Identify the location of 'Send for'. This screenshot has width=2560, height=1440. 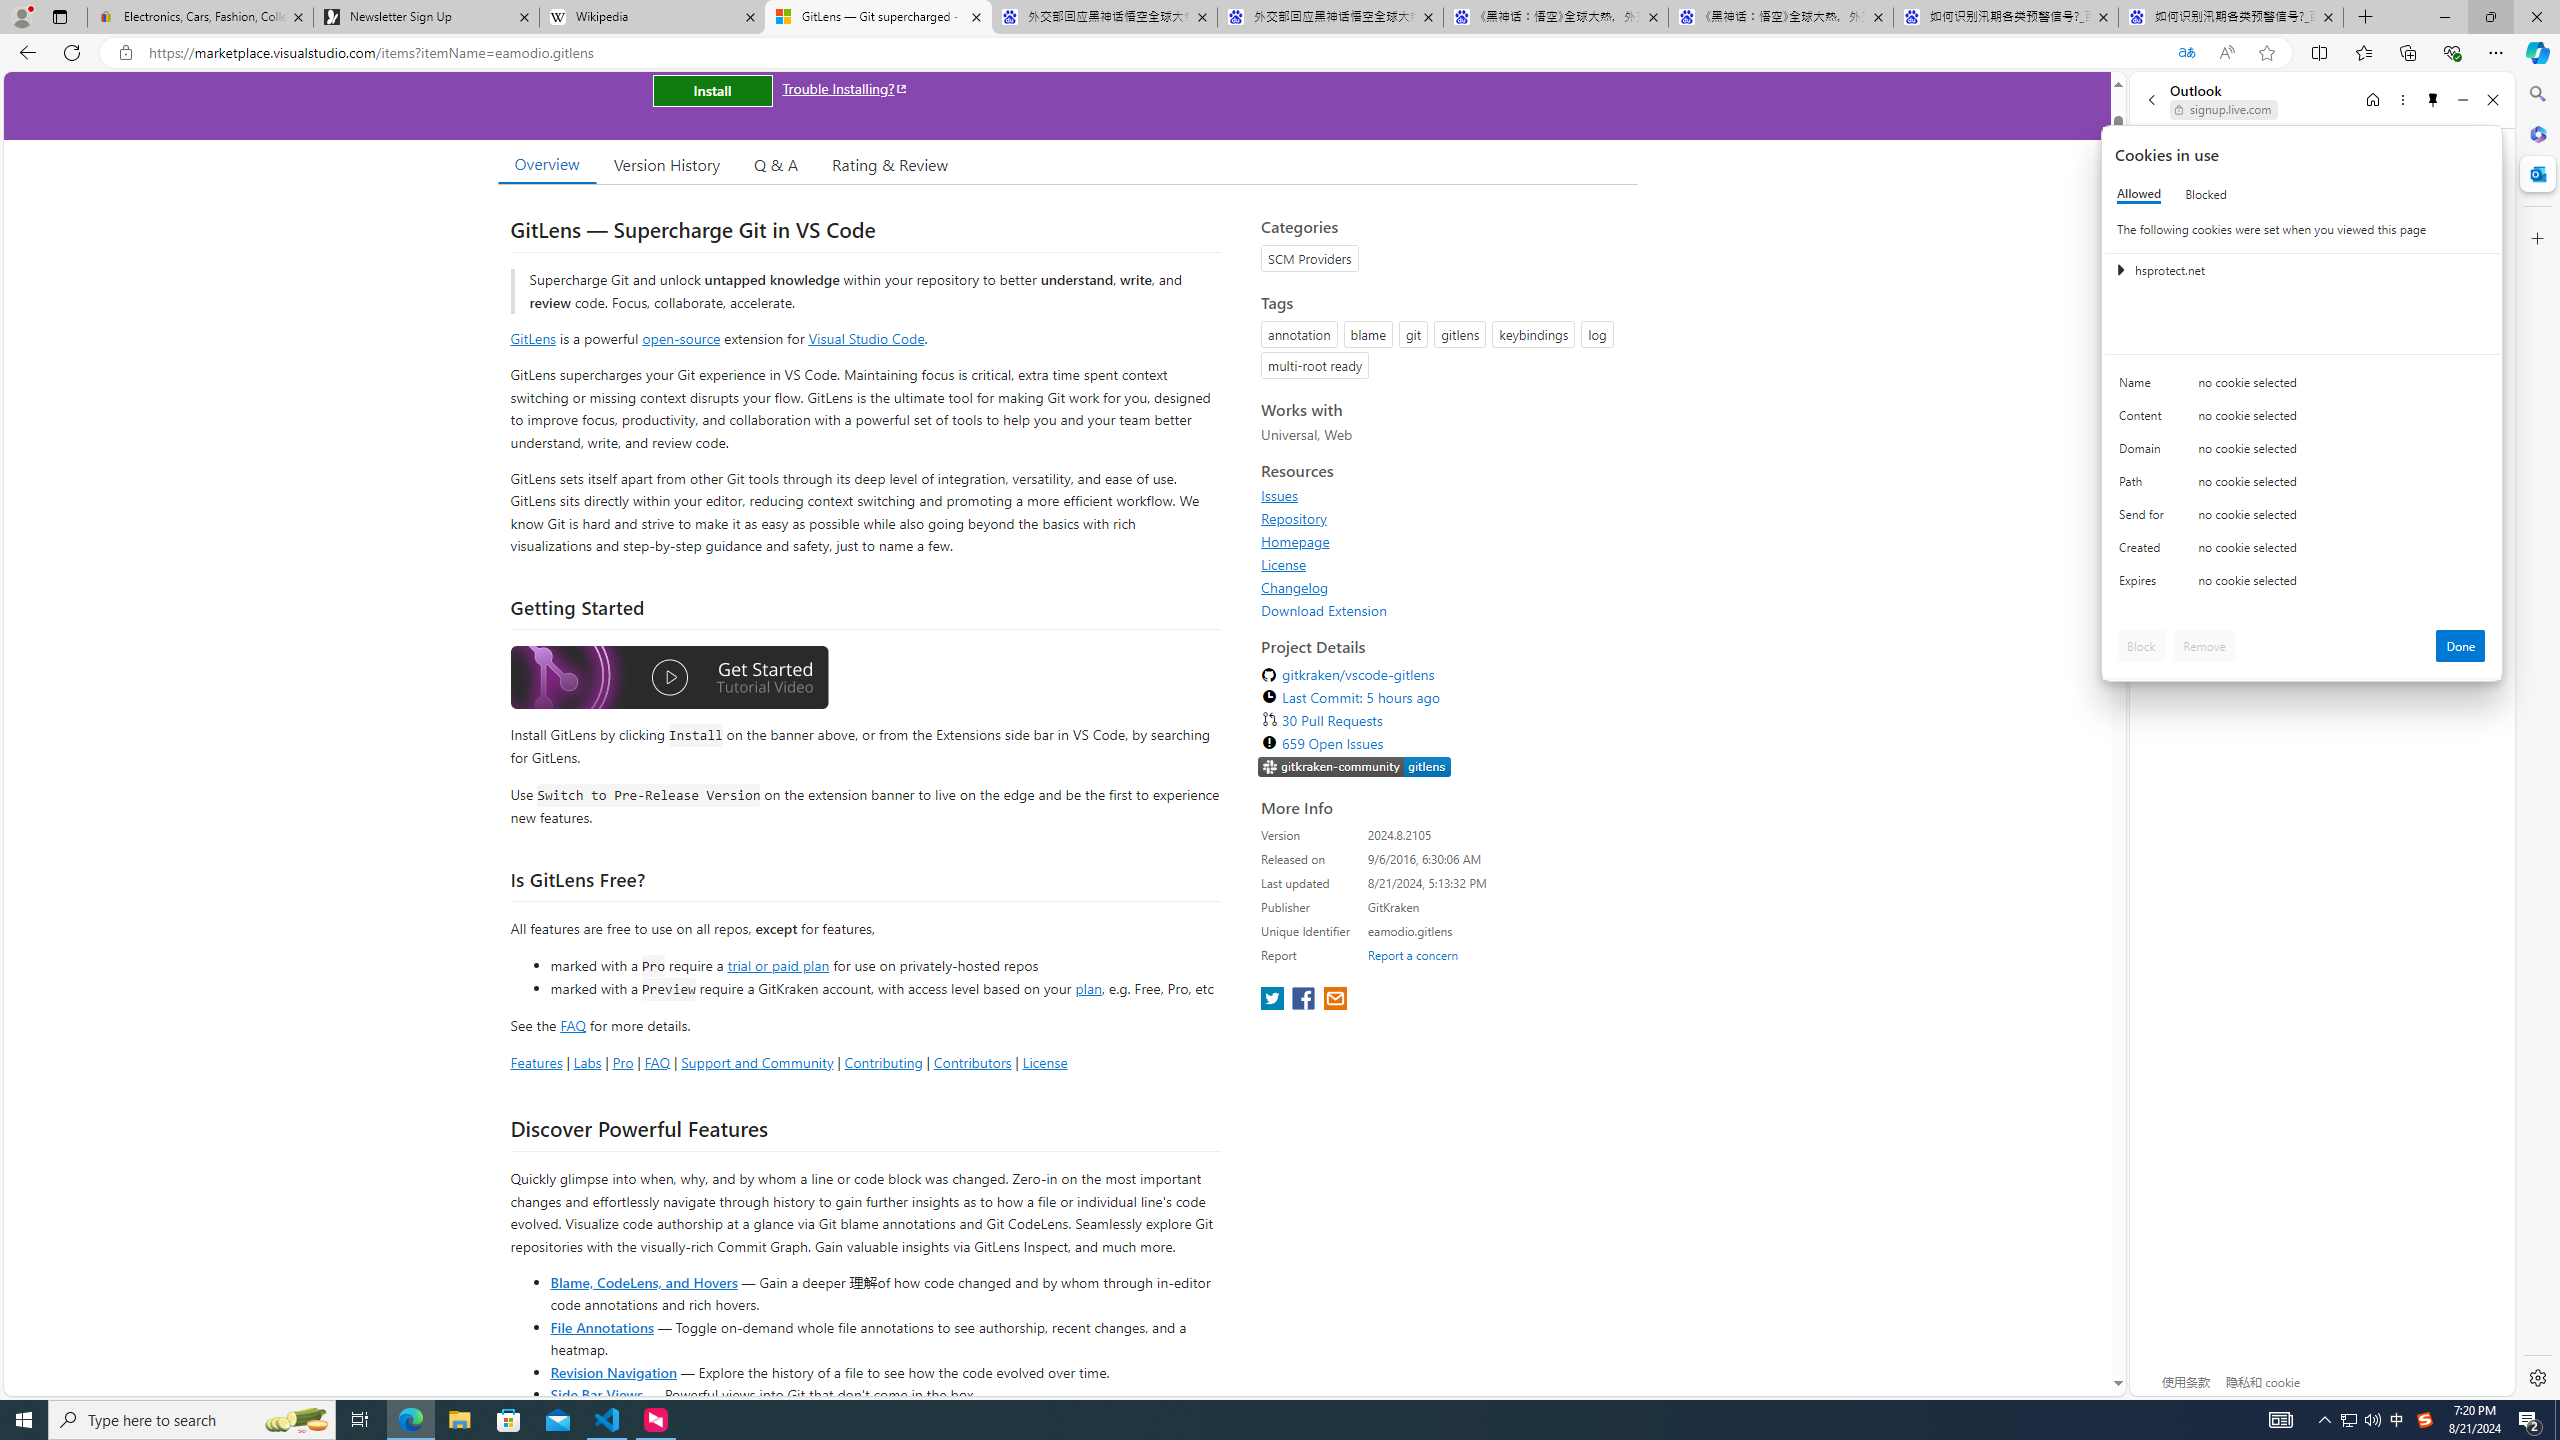
(2144, 518).